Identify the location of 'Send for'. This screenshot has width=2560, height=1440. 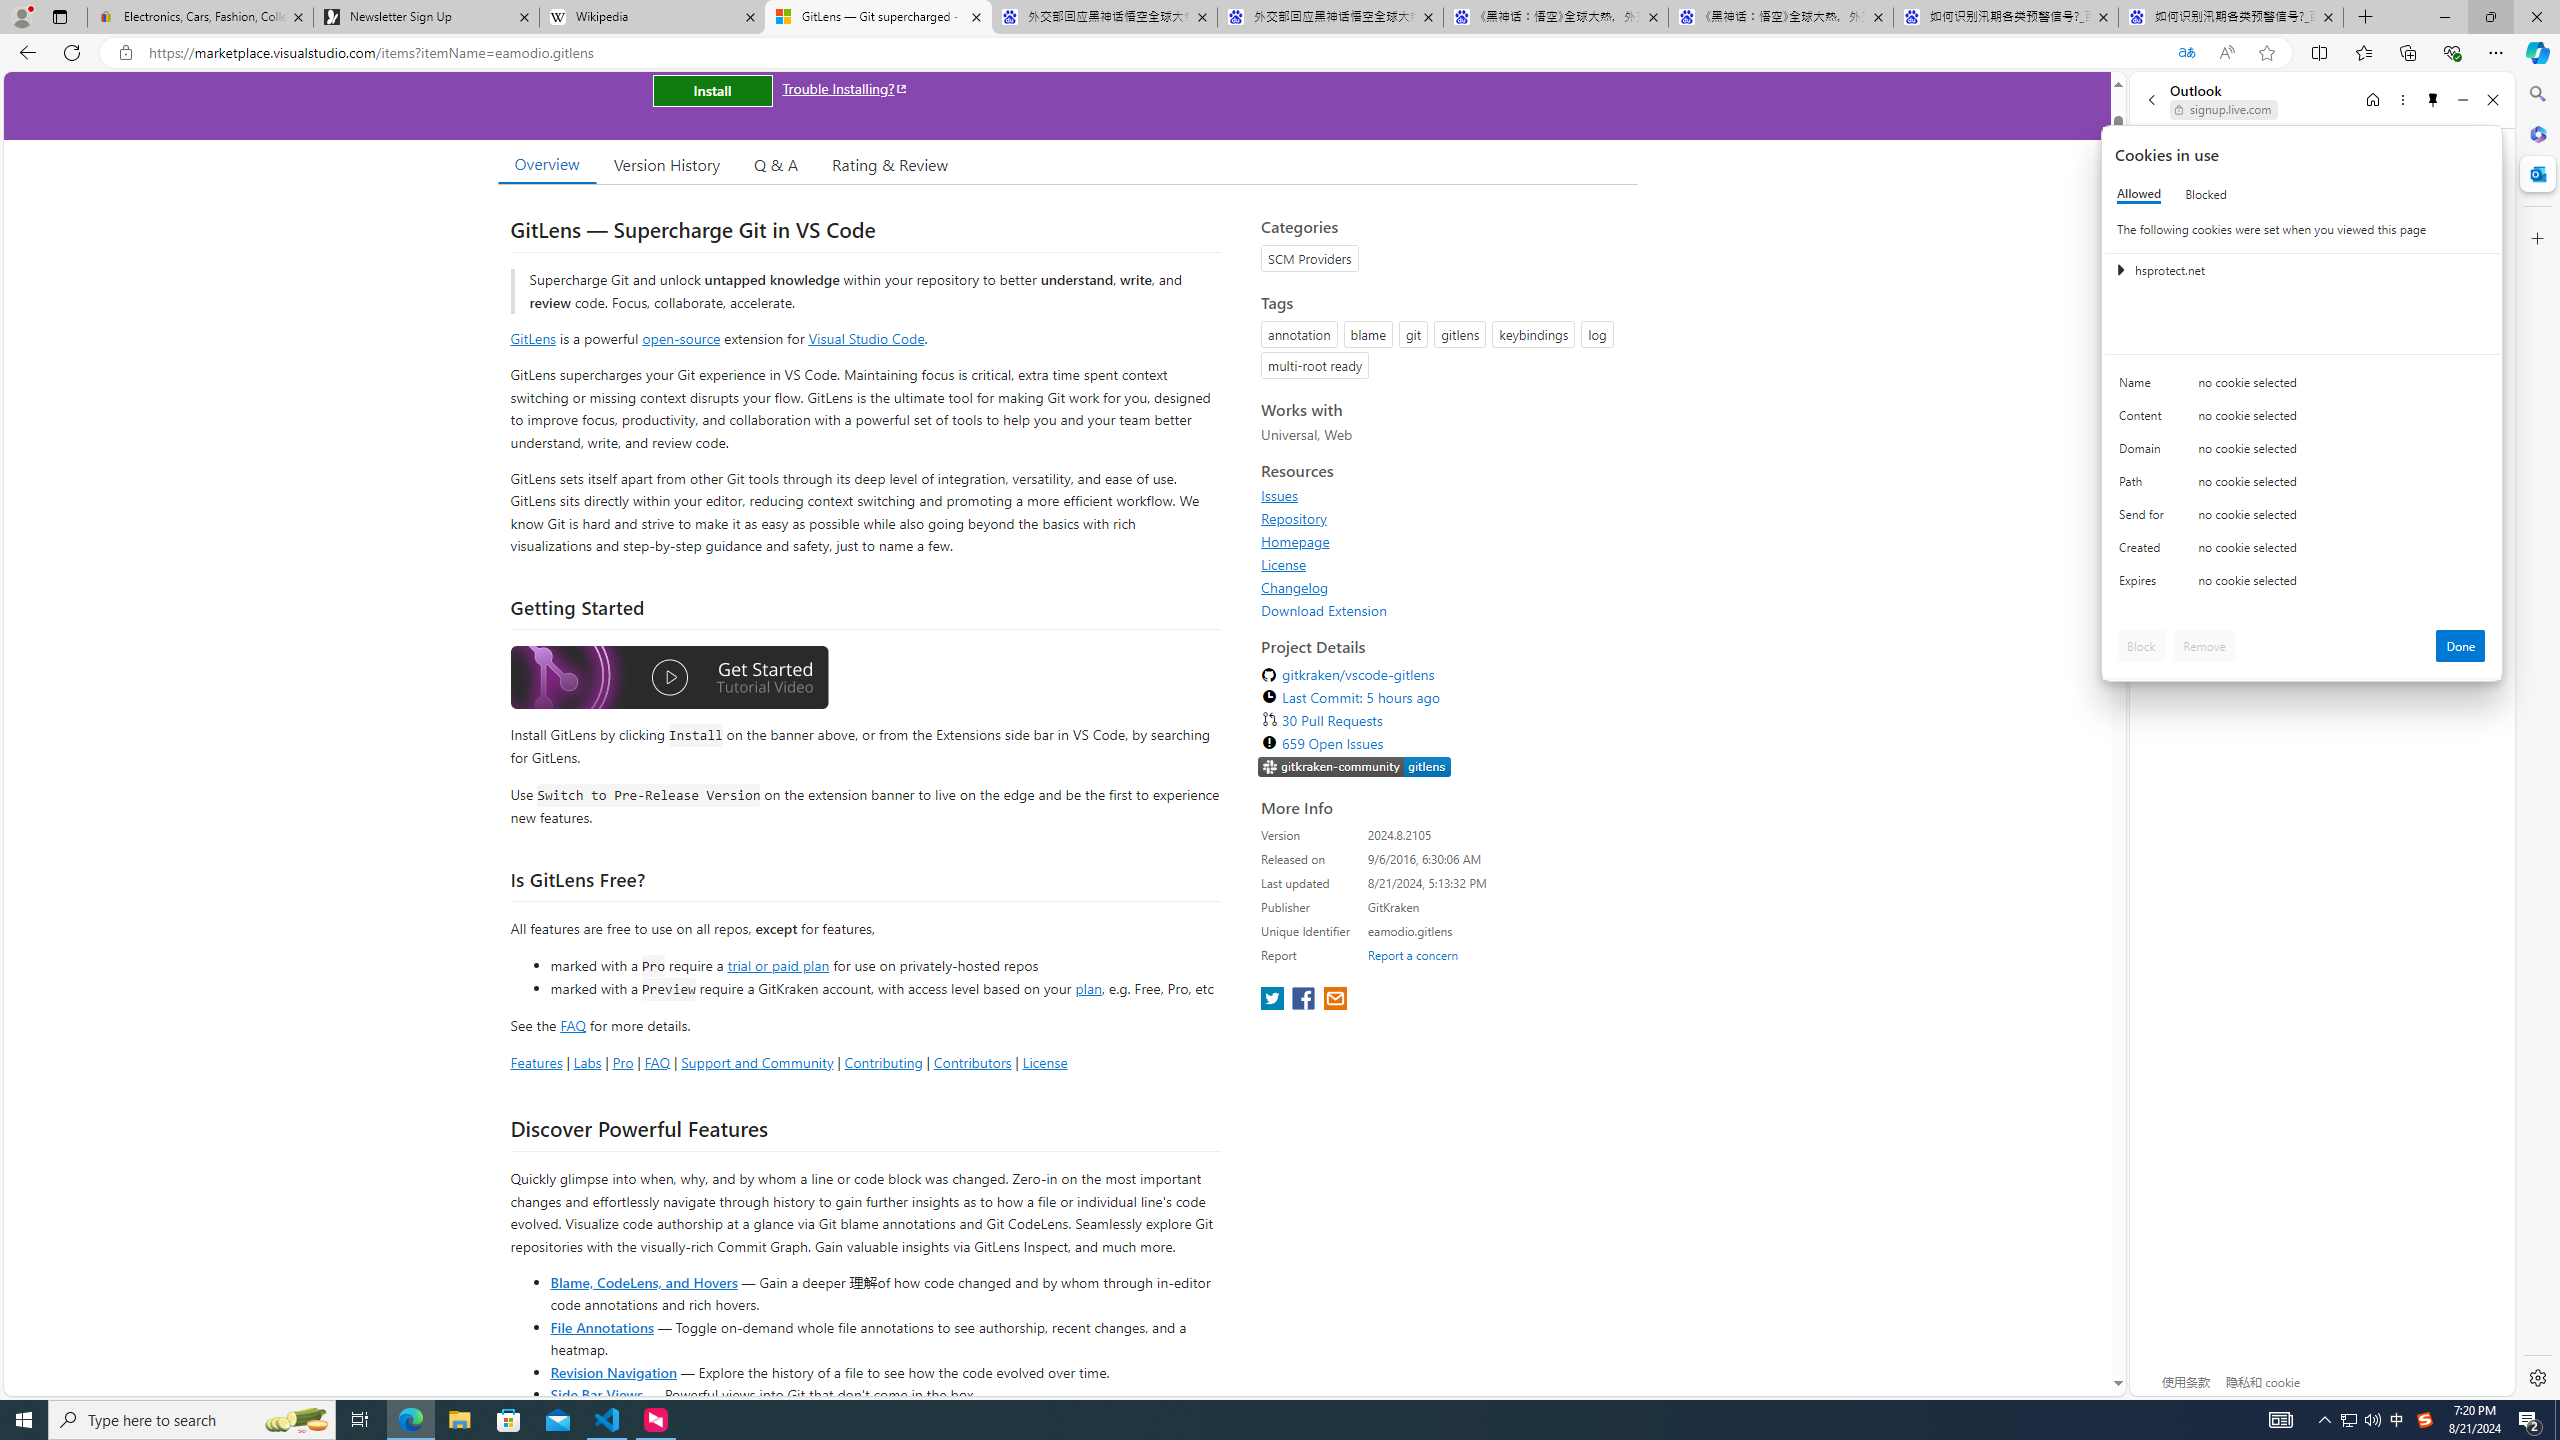
(2144, 518).